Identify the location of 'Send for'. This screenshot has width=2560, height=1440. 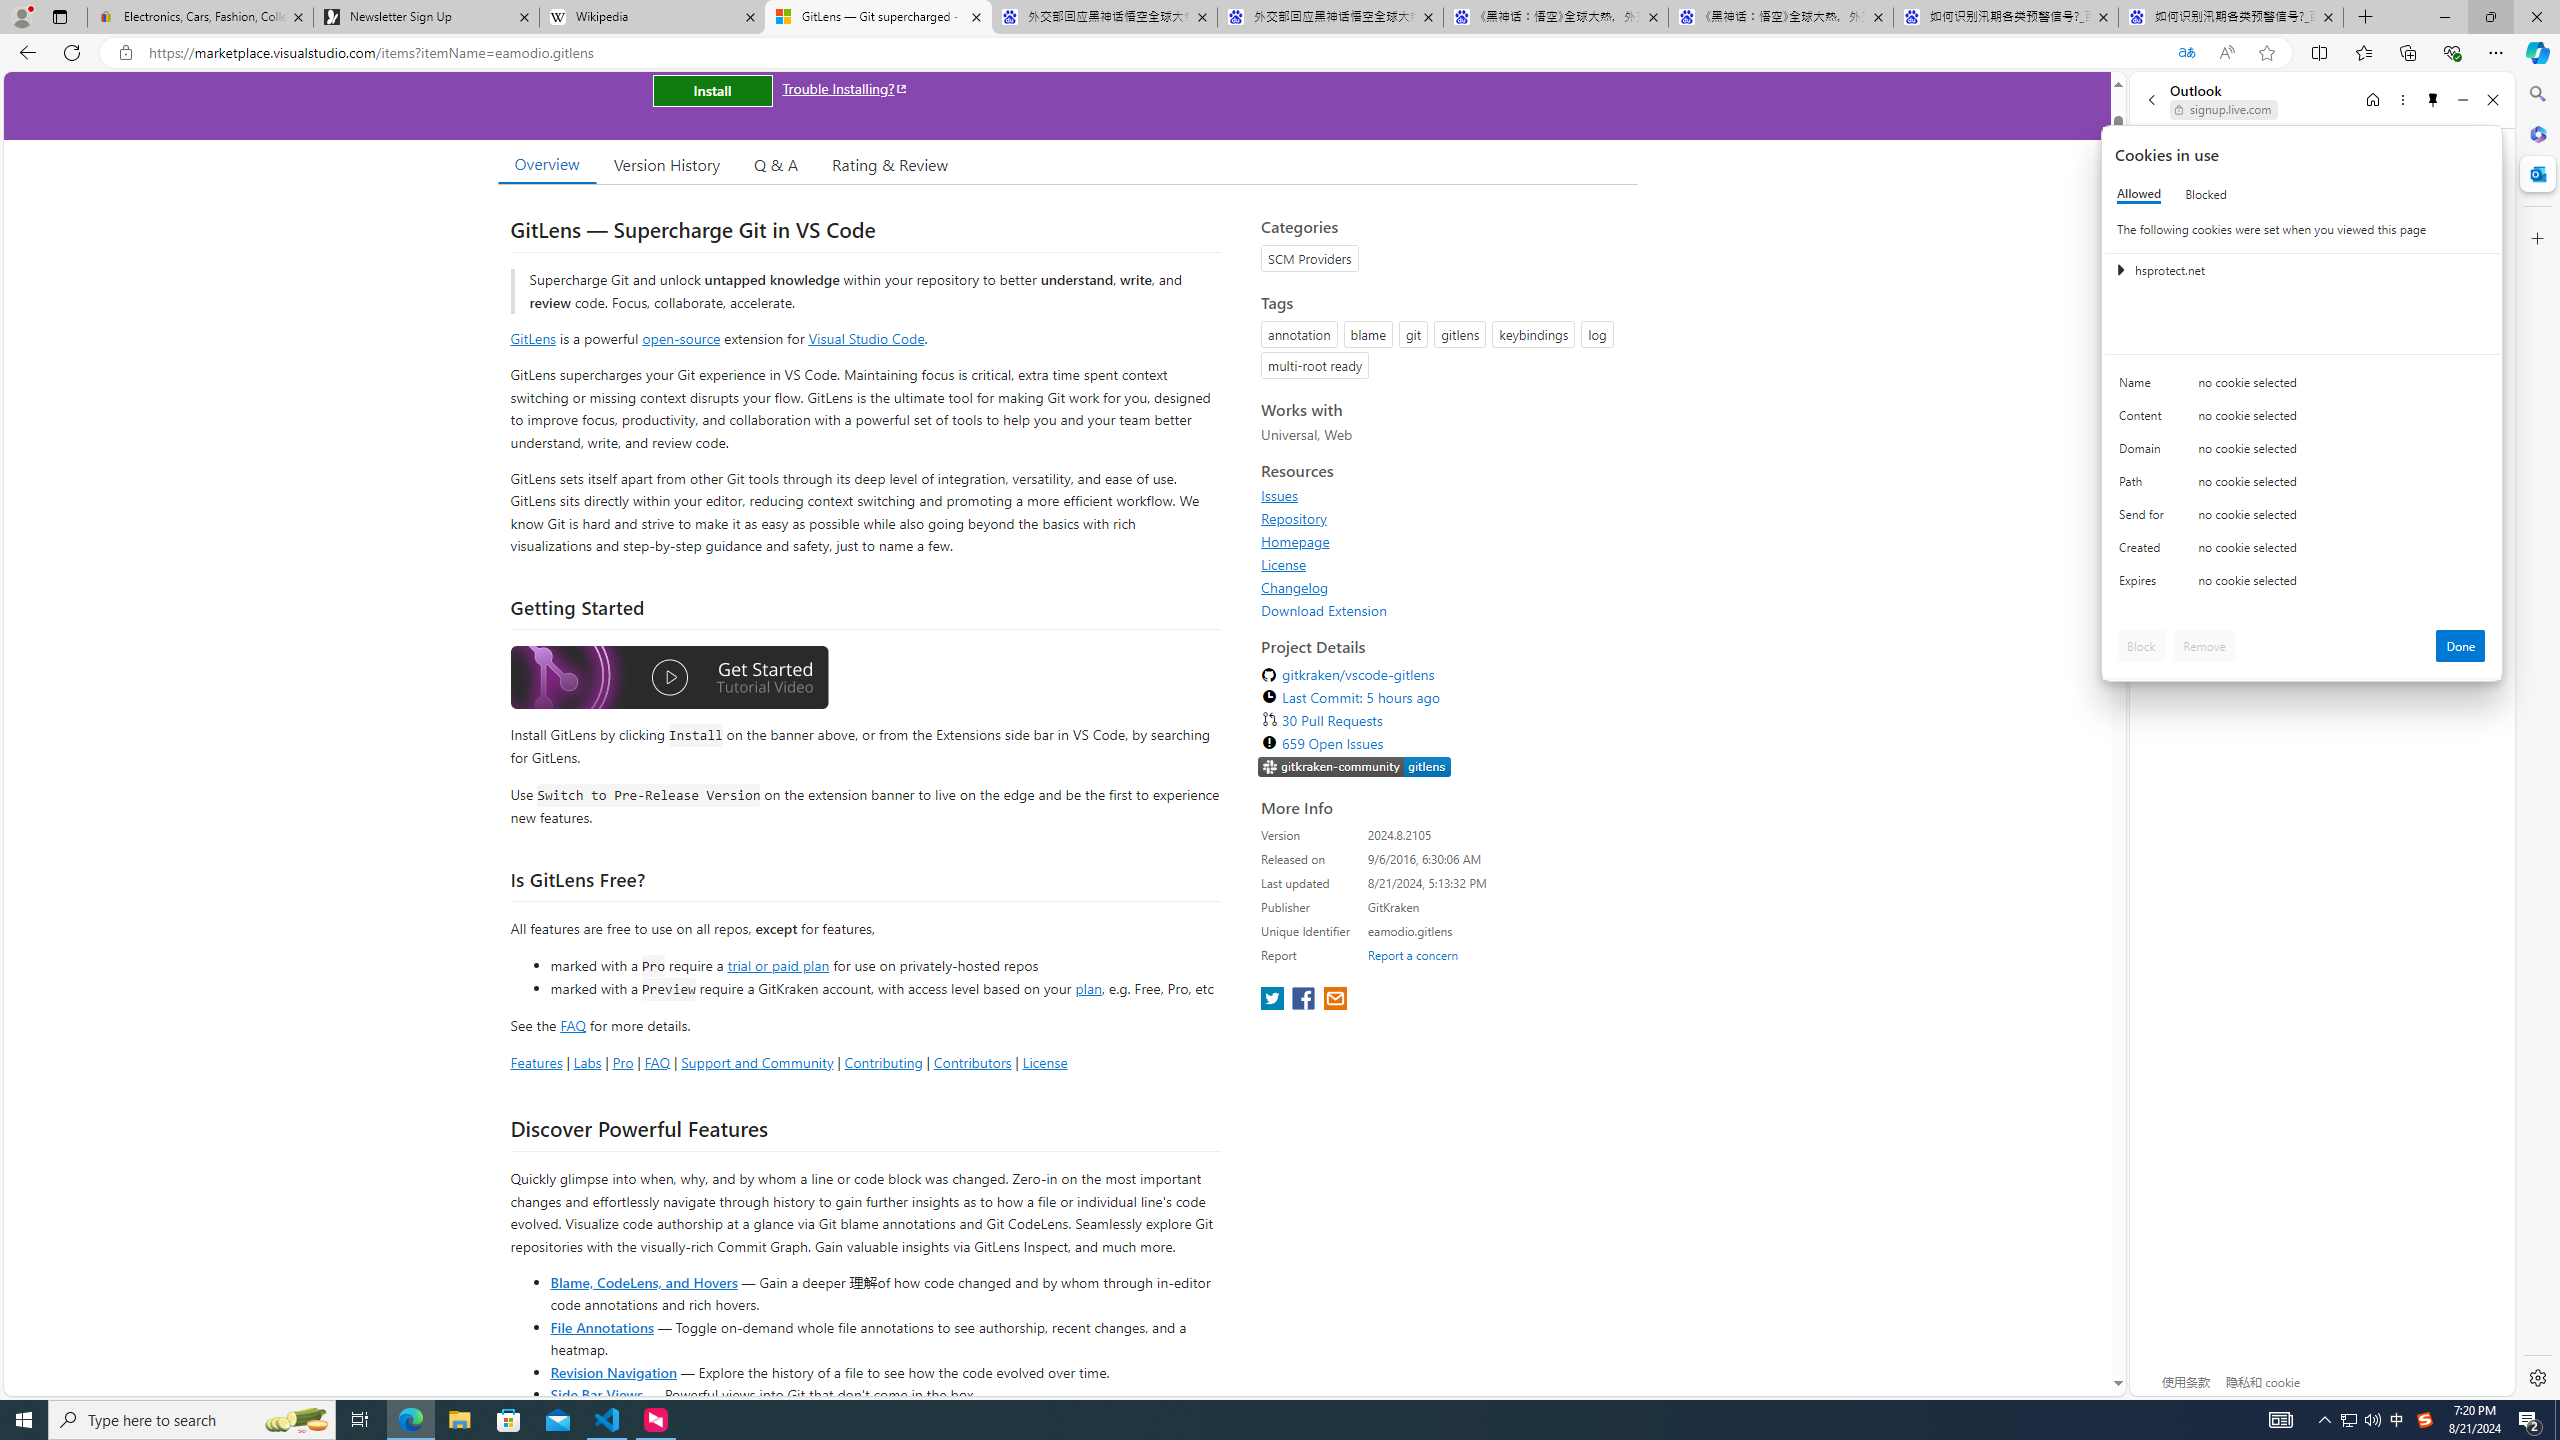
(2144, 518).